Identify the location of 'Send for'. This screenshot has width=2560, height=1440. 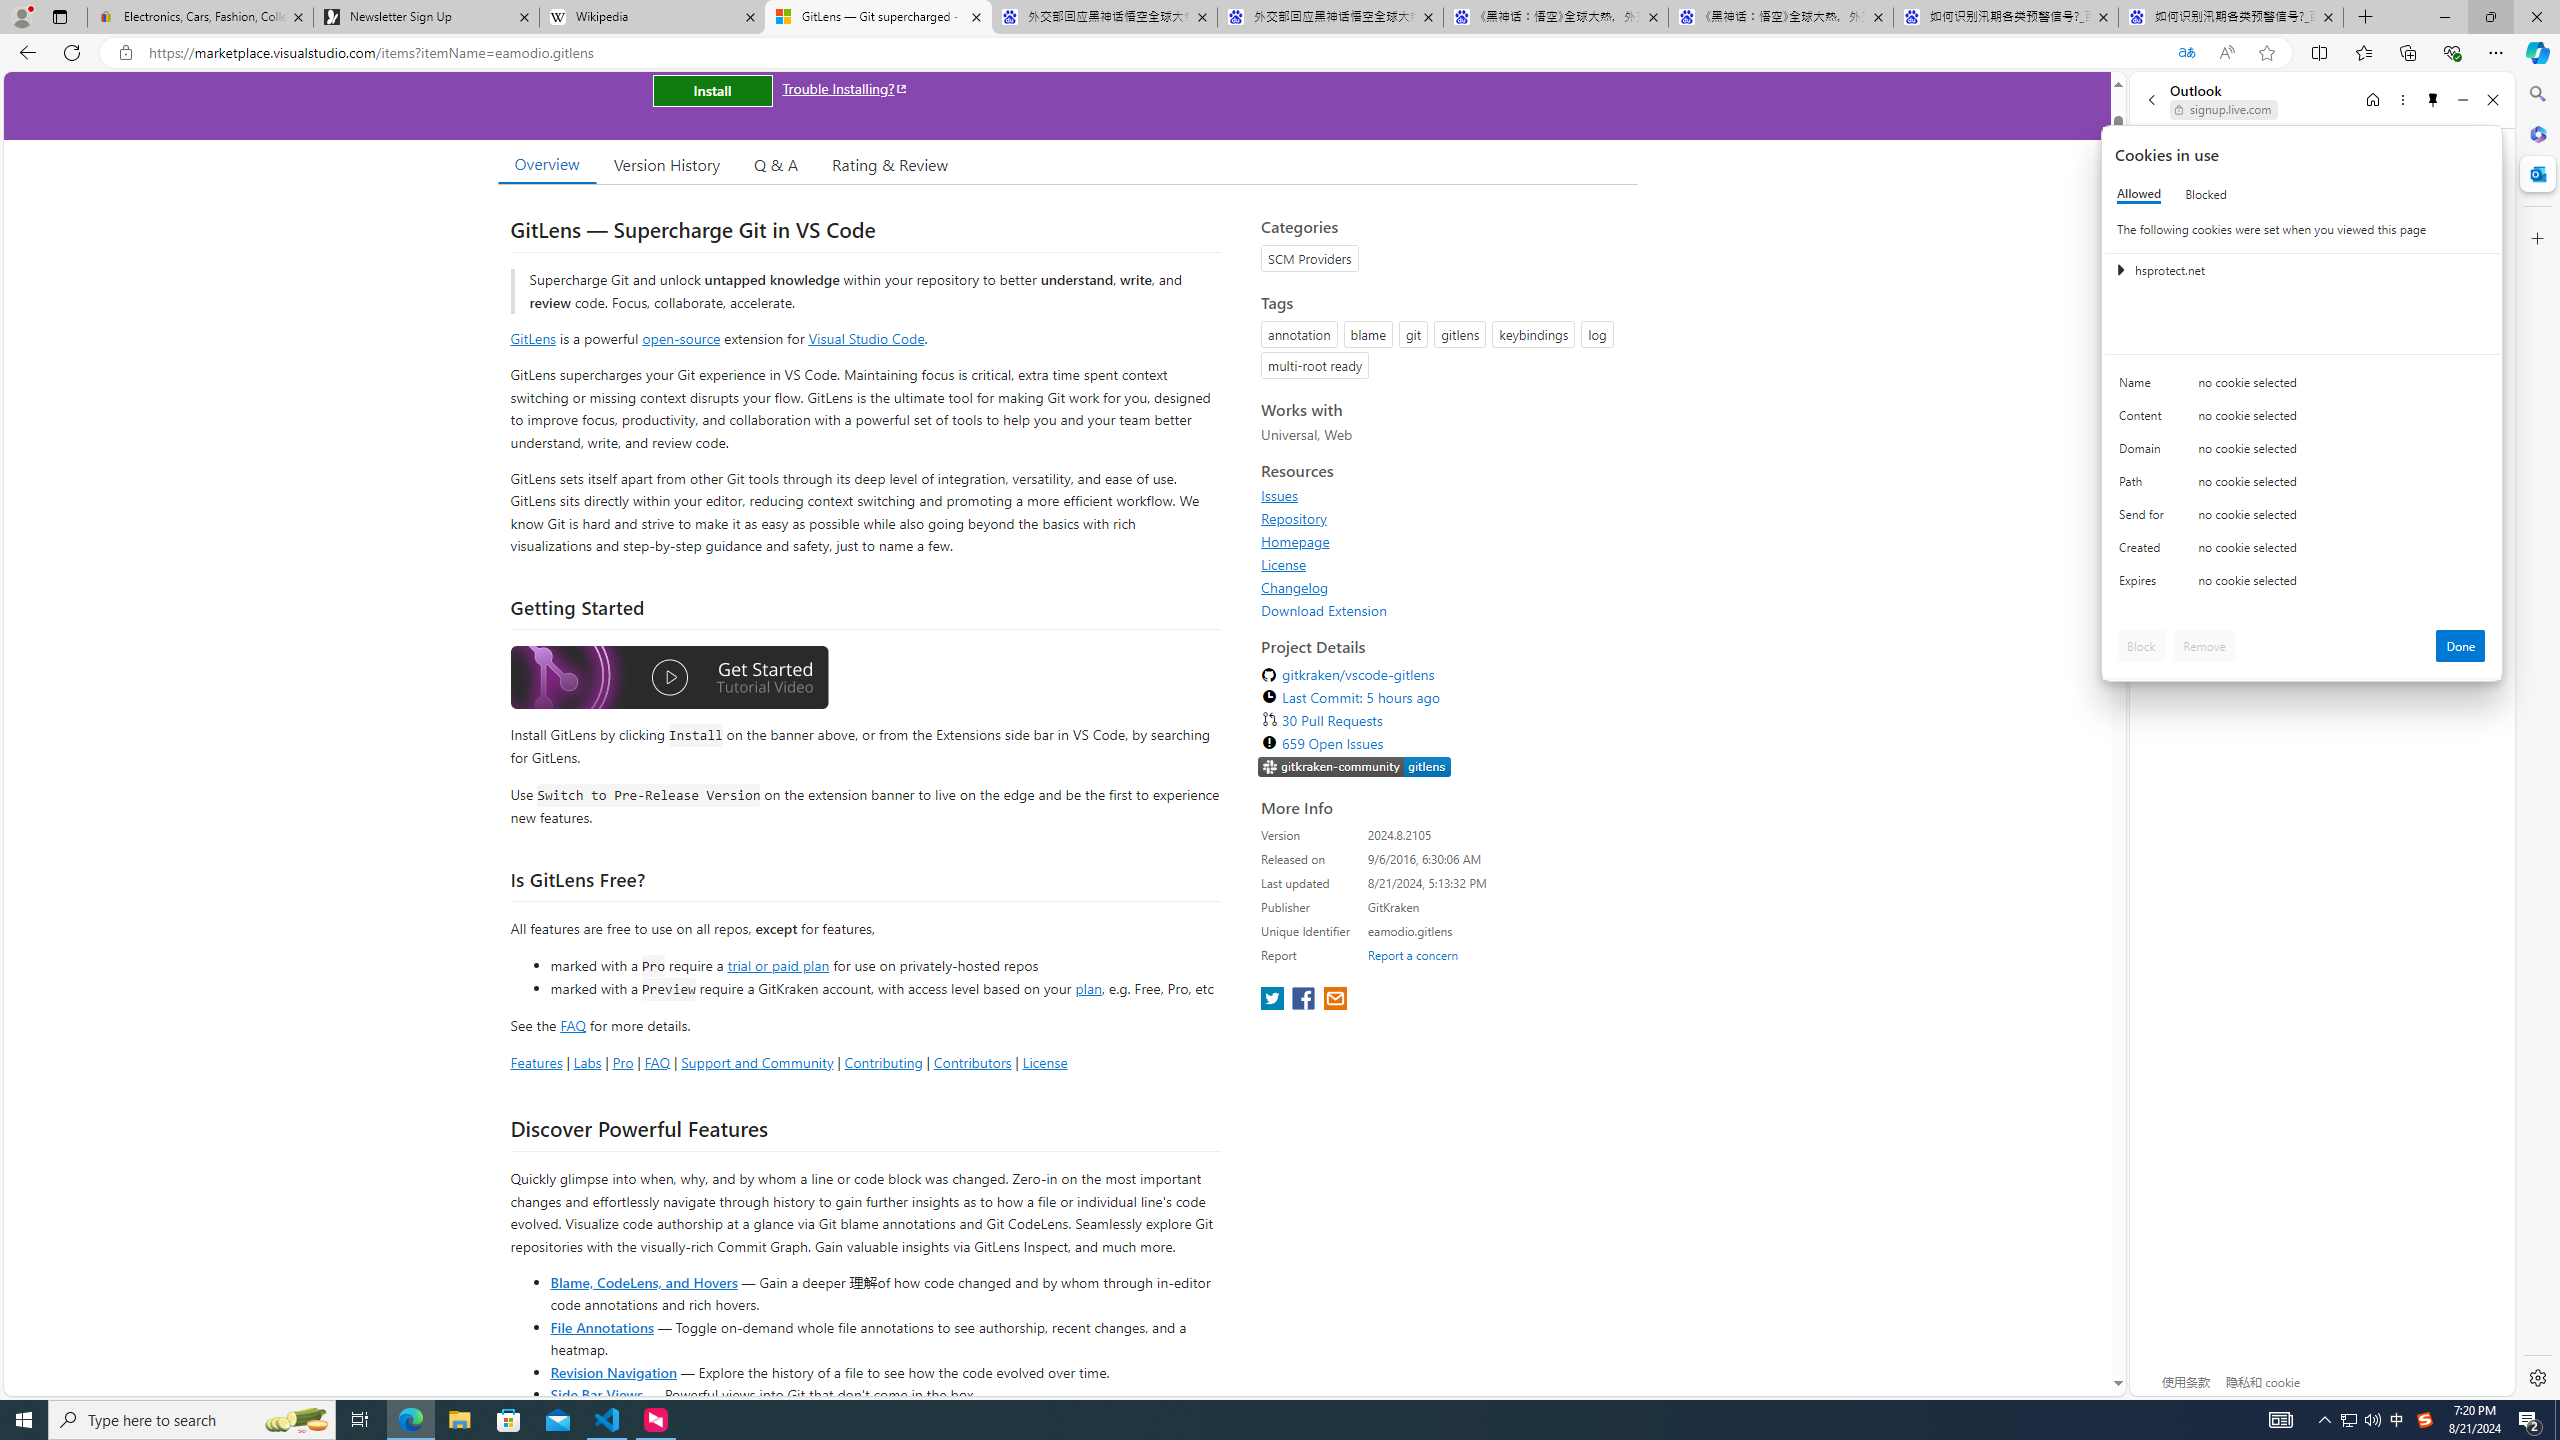
(2144, 518).